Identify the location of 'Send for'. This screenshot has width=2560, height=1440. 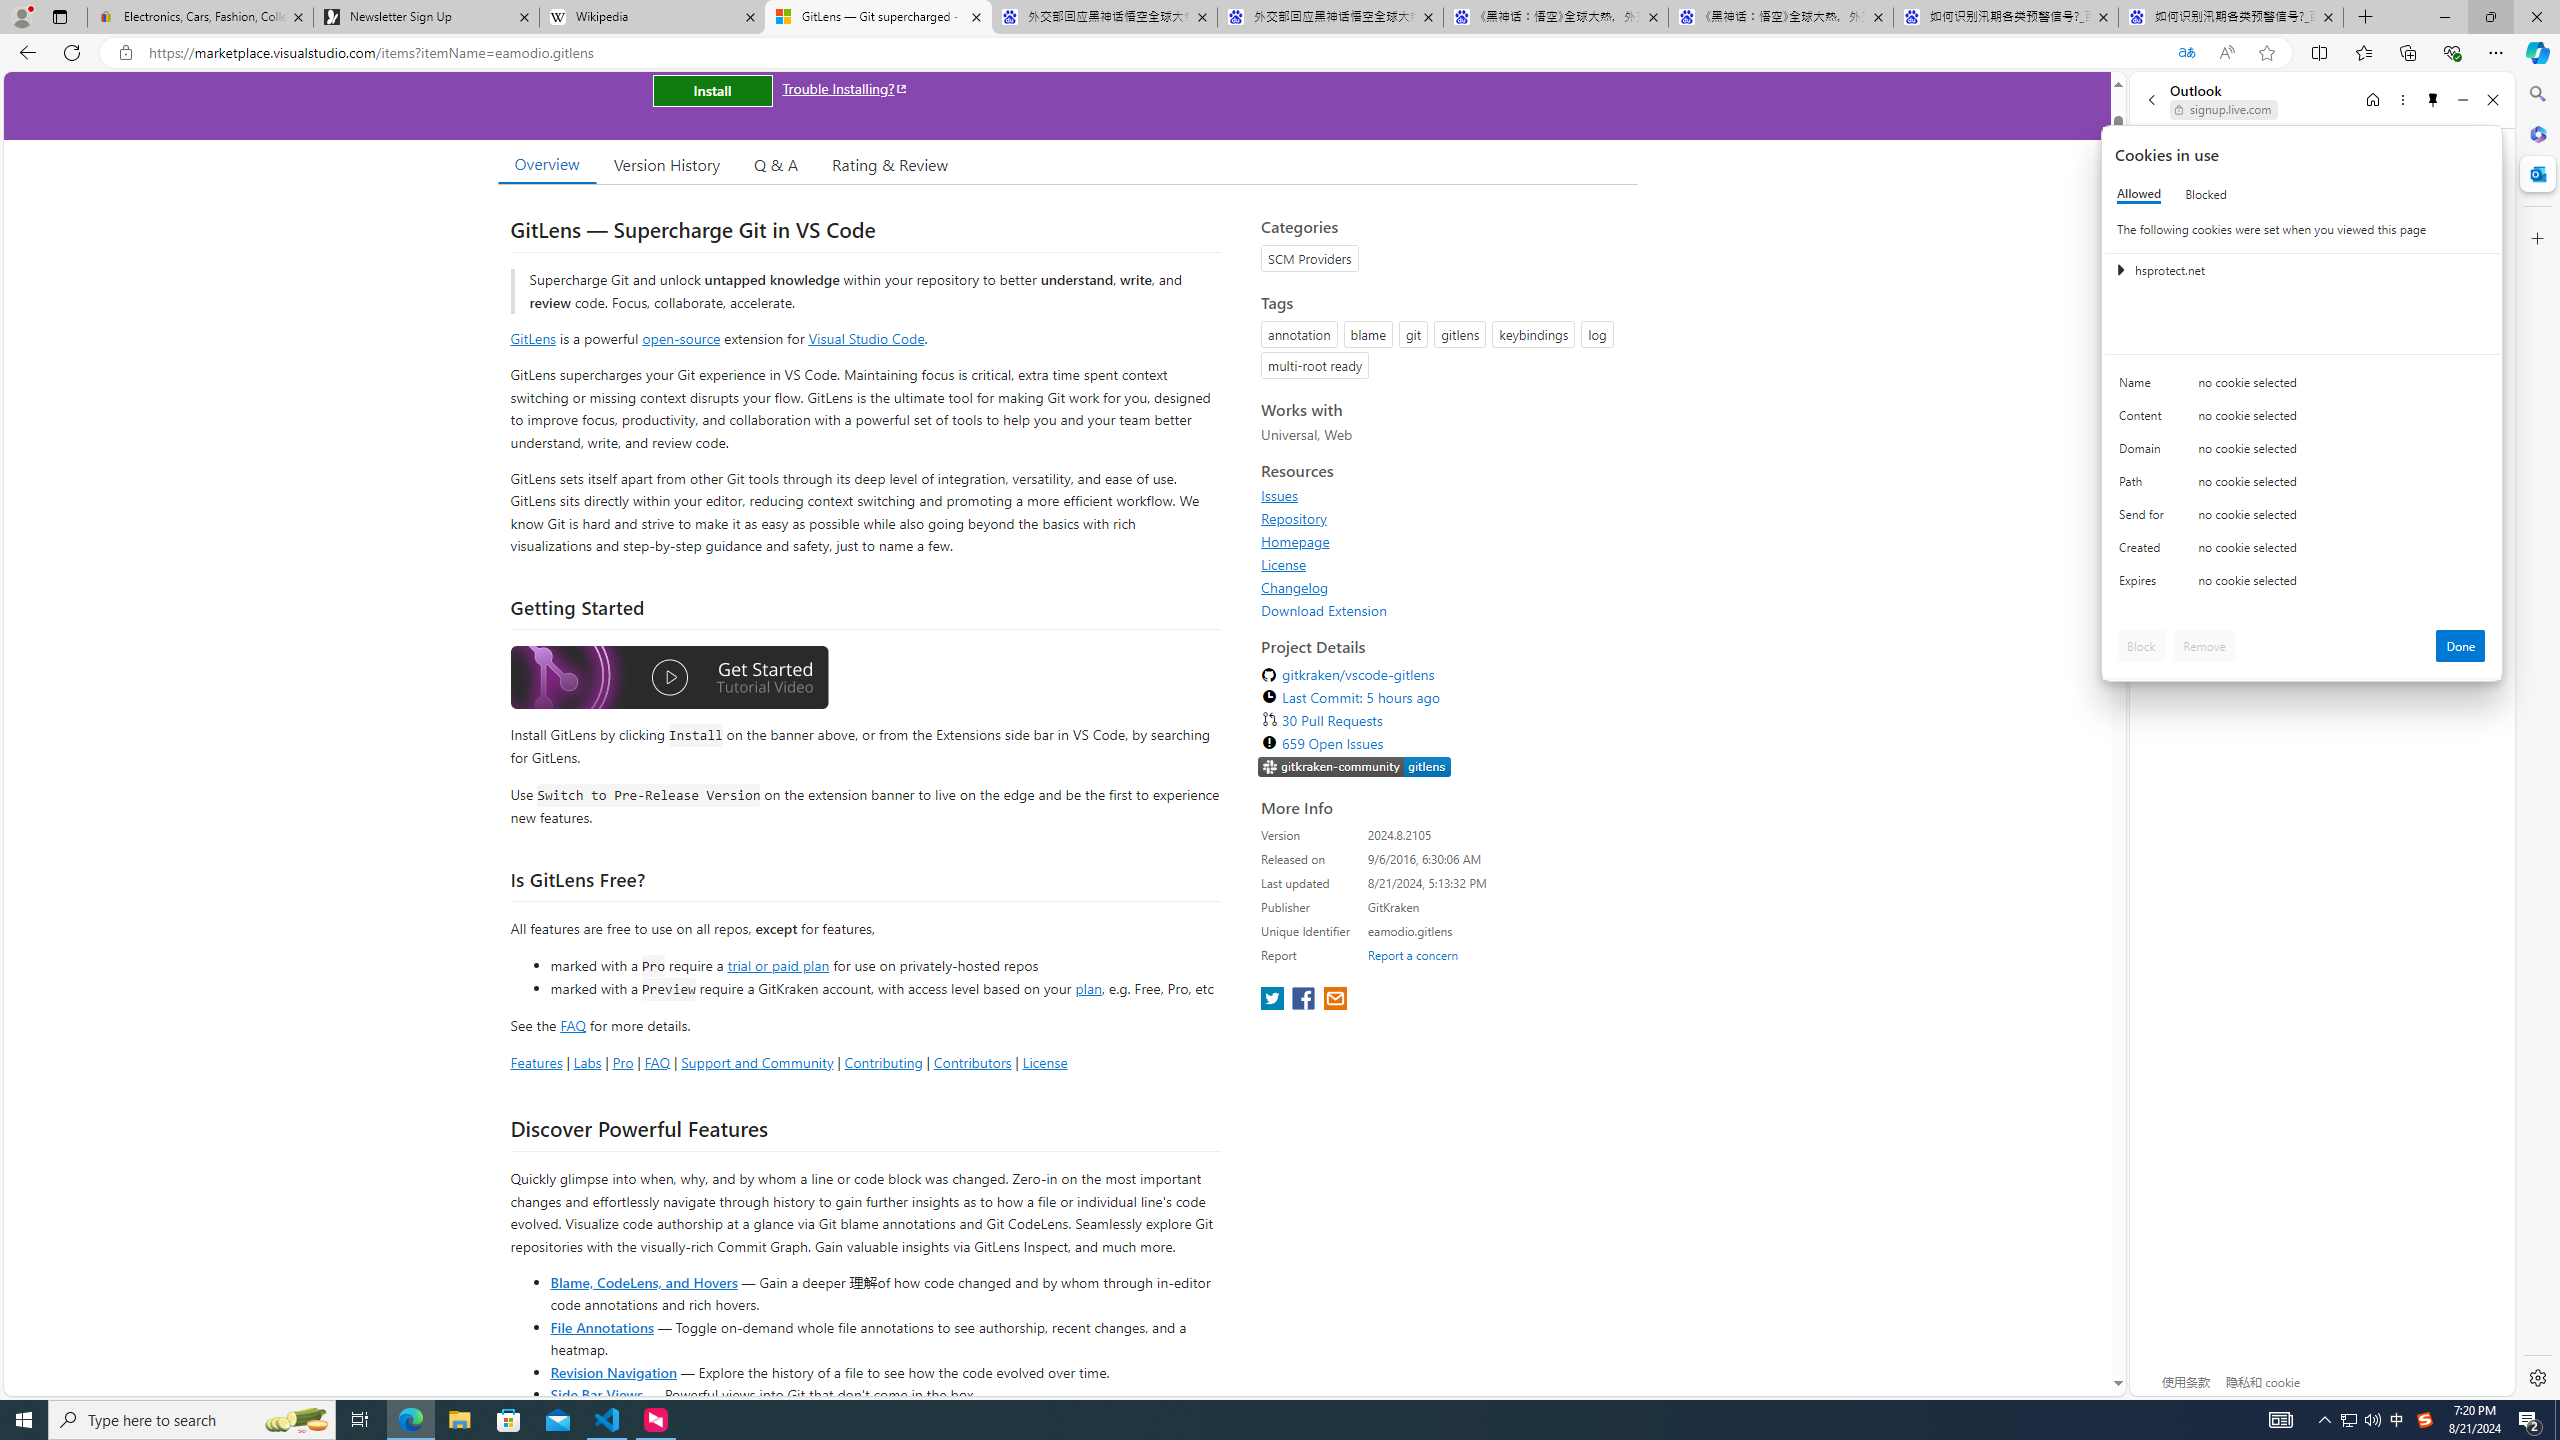
(2144, 518).